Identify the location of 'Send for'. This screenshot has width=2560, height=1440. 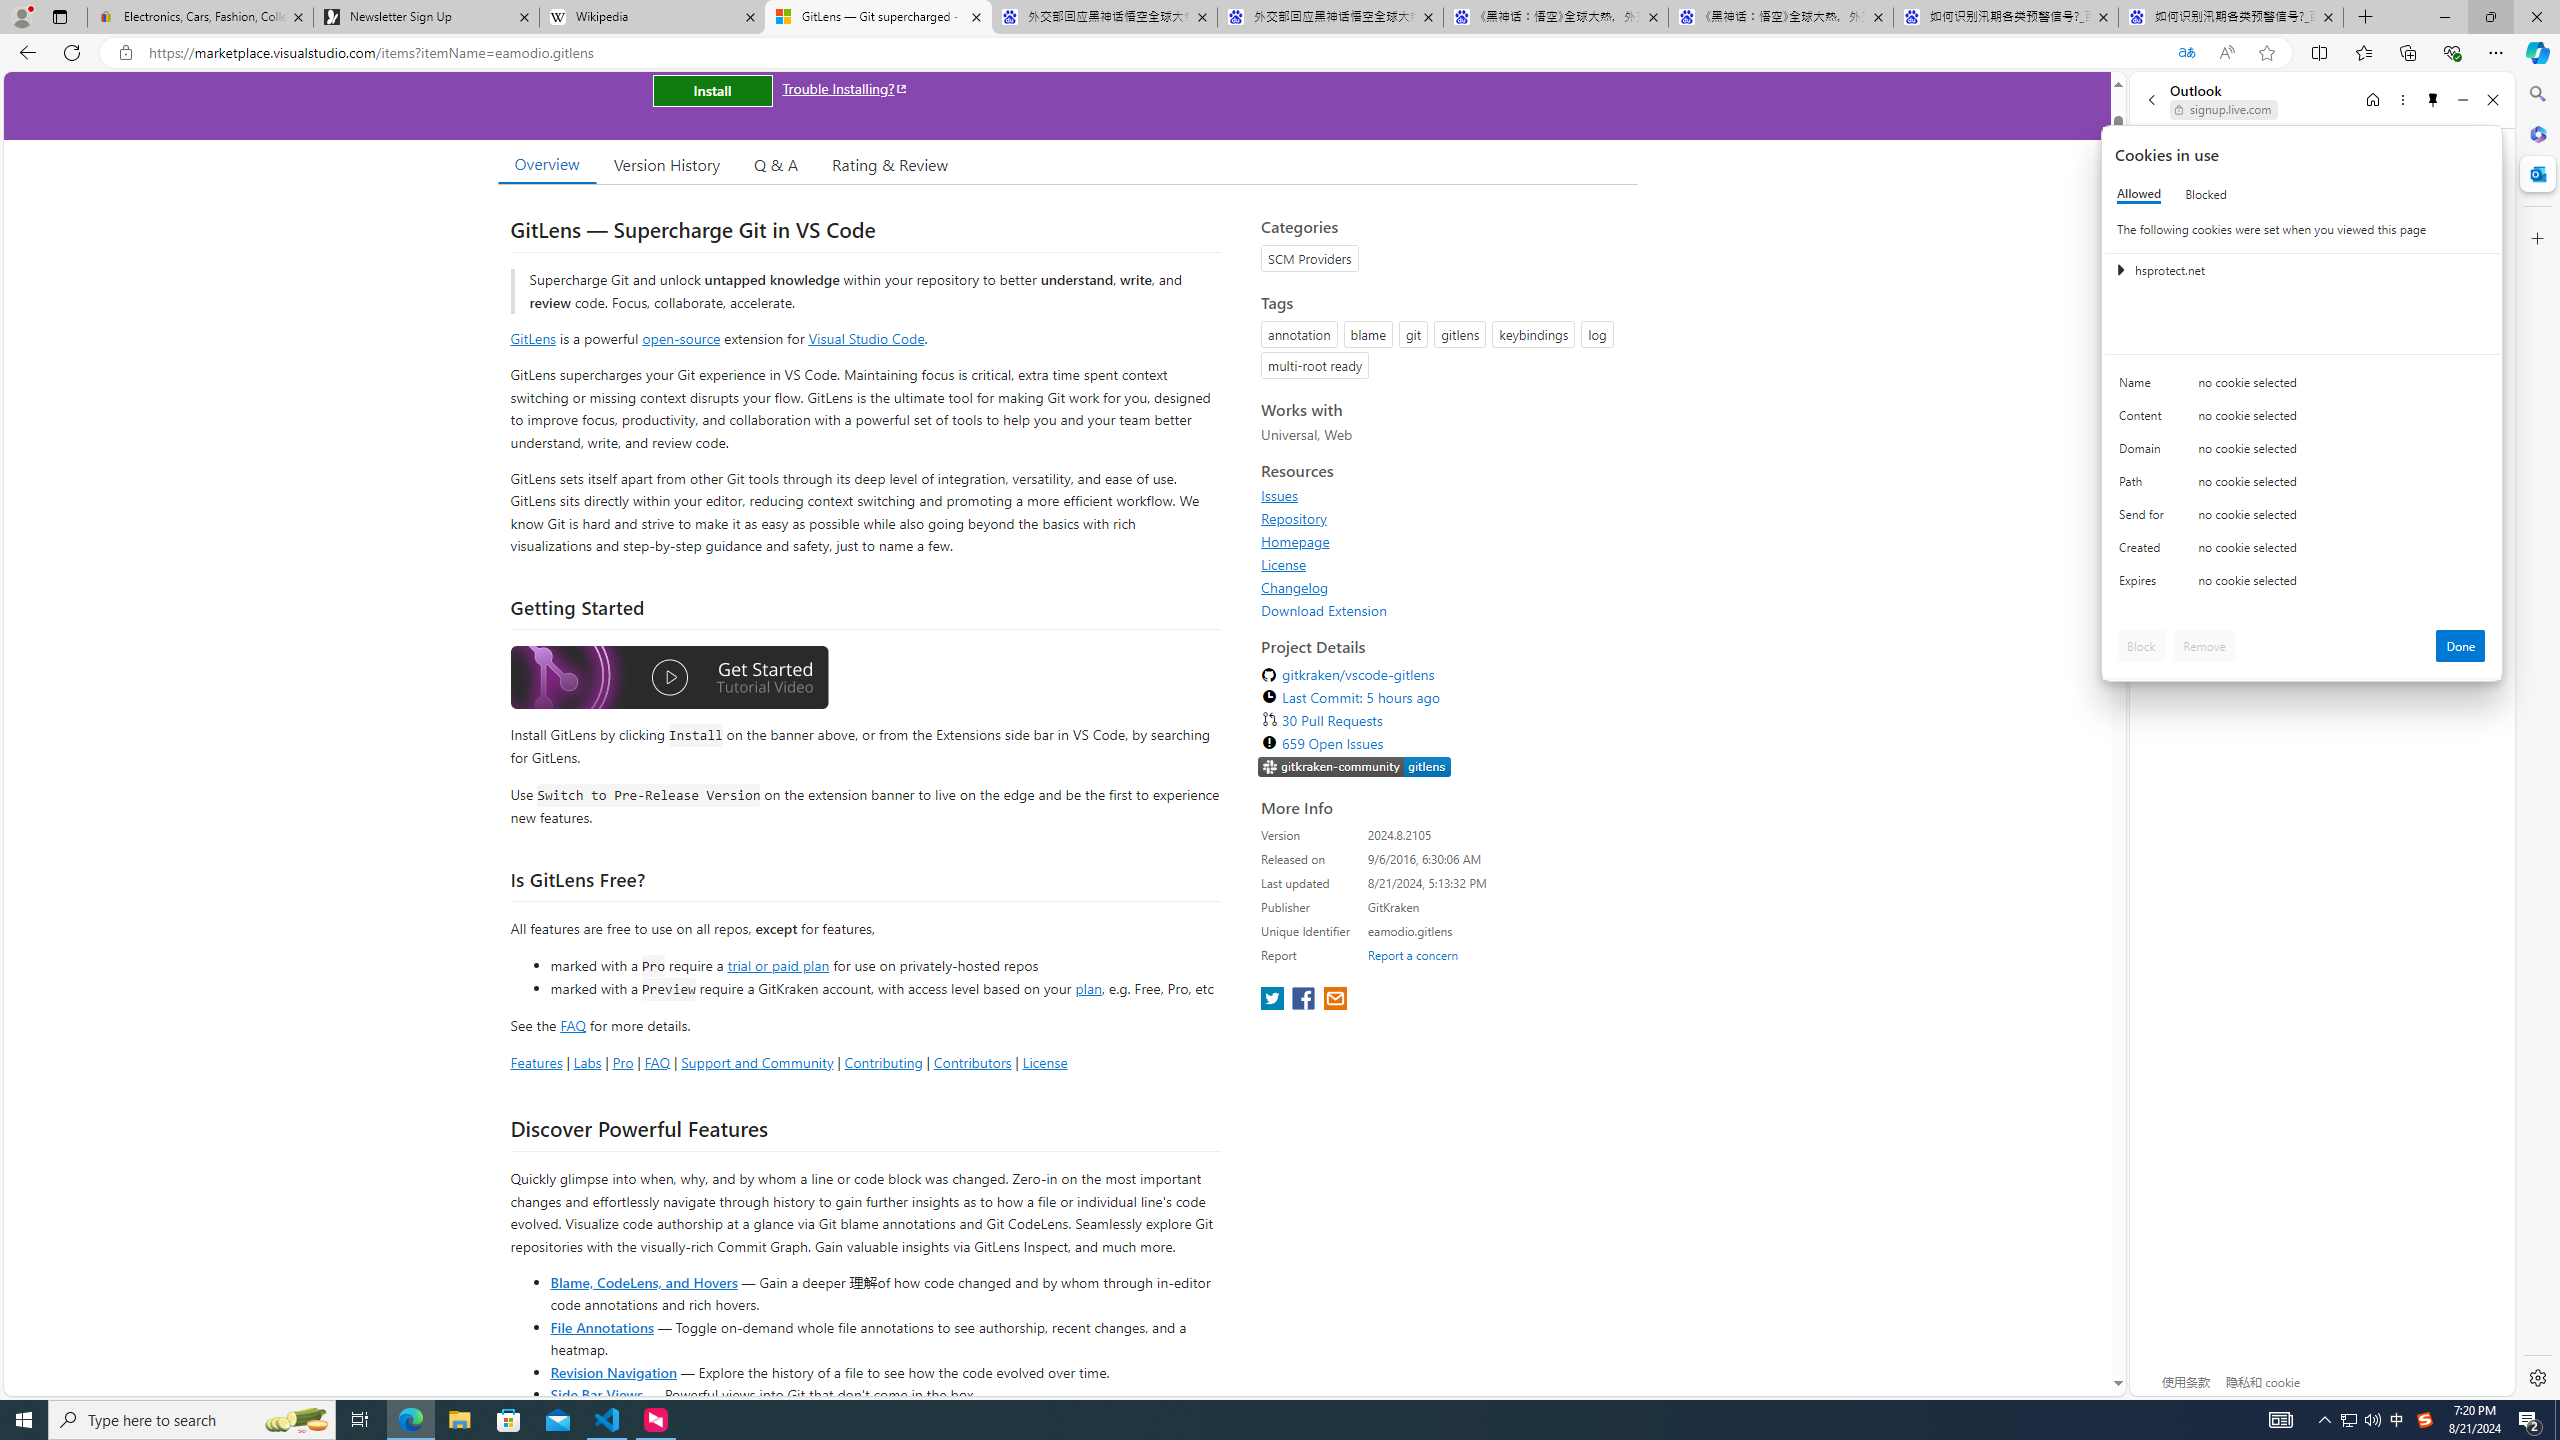
(2144, 518).